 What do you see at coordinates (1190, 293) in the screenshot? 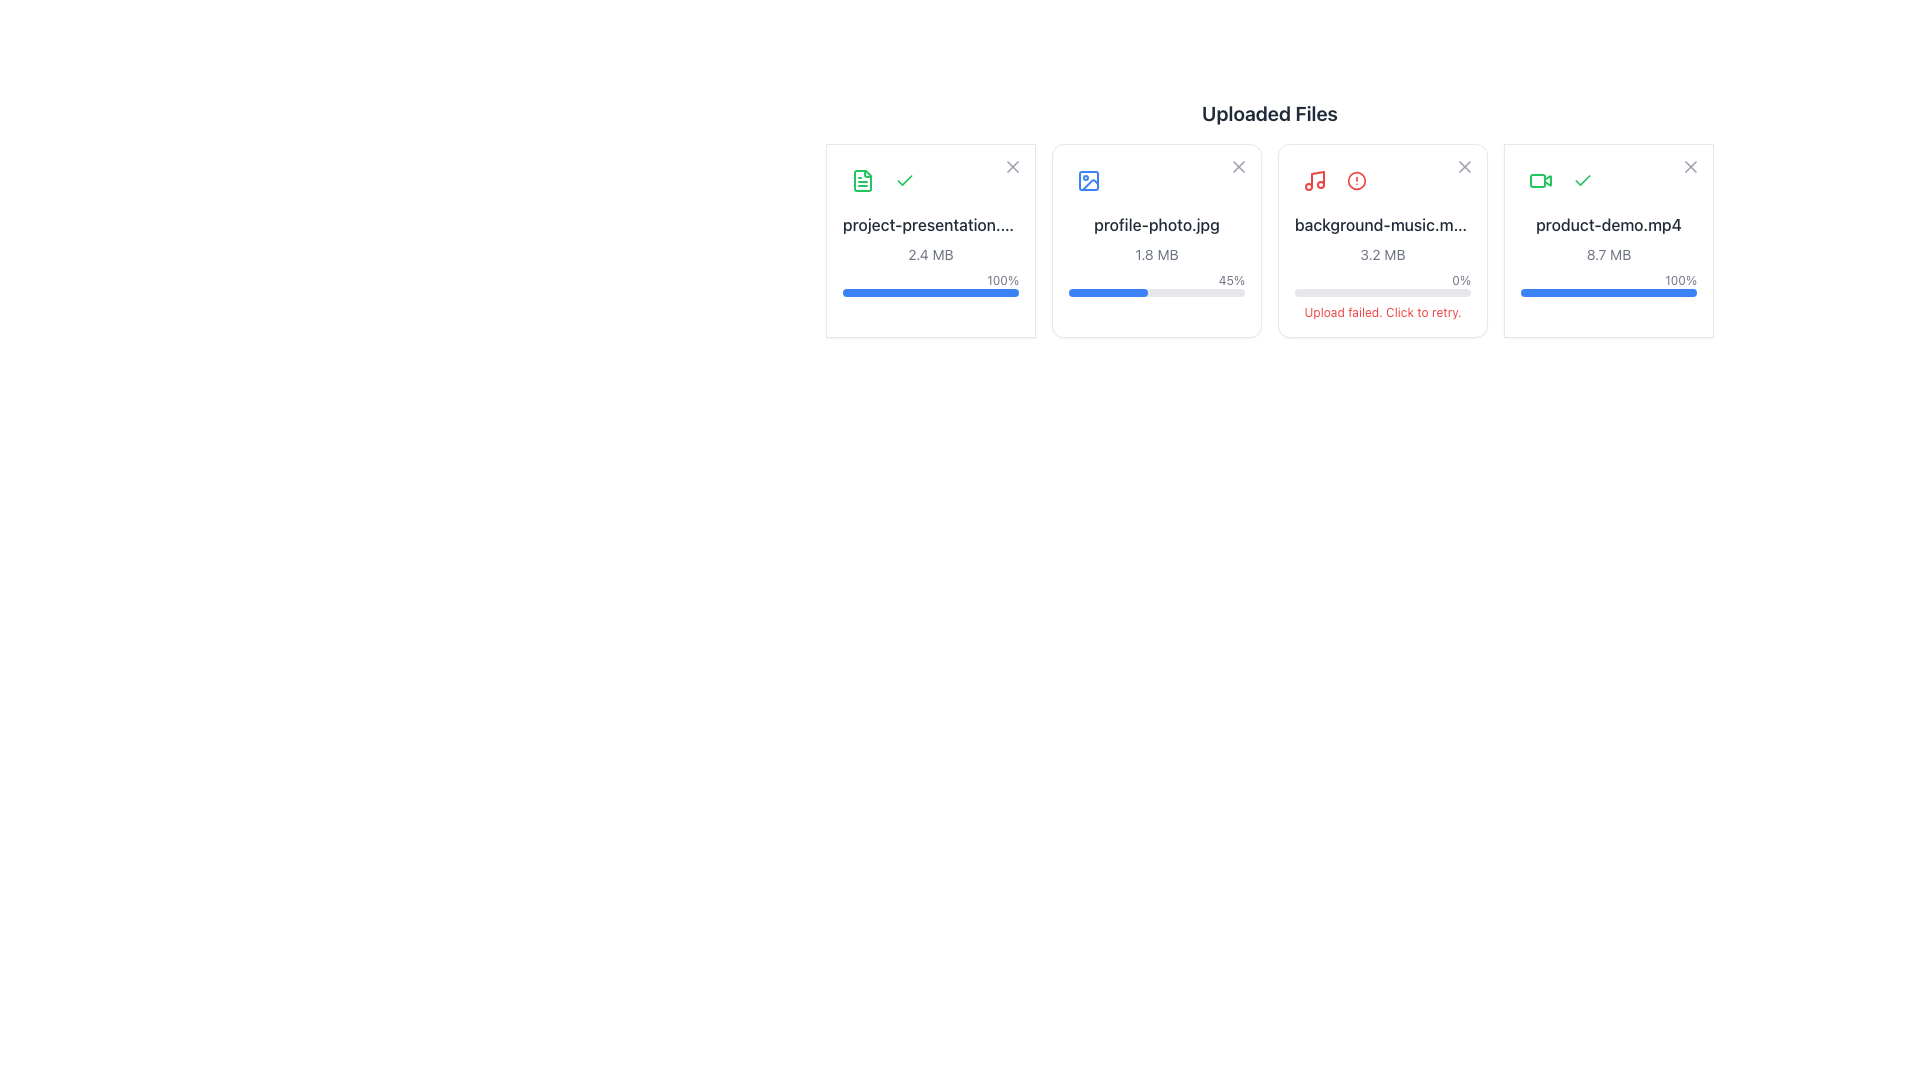
I see `progress bar value` at bounding box center [1190, 293].